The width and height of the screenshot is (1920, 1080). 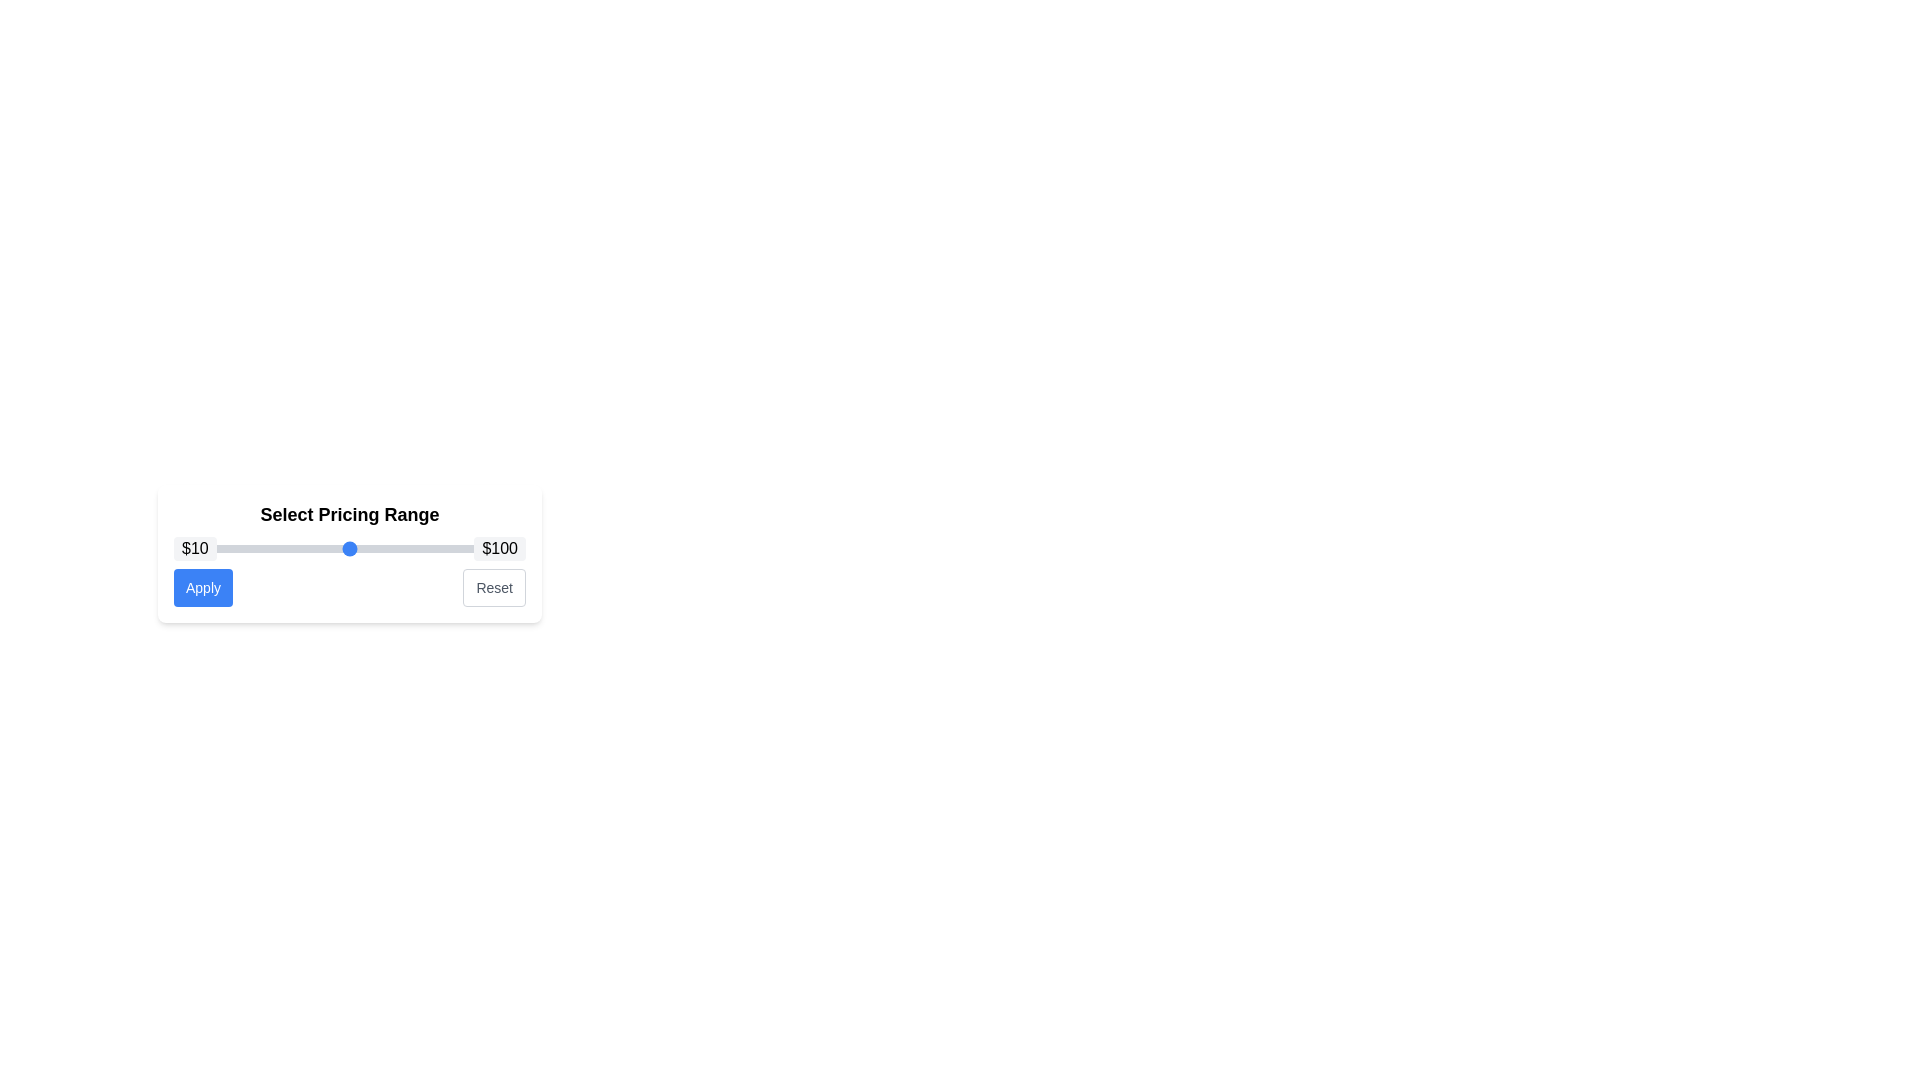 I want to click on the 'Reset' button, which is a rectangular button with a rounded border and gray text, positioned to the right of the 'Apply' button, so click(x=494, y=586).